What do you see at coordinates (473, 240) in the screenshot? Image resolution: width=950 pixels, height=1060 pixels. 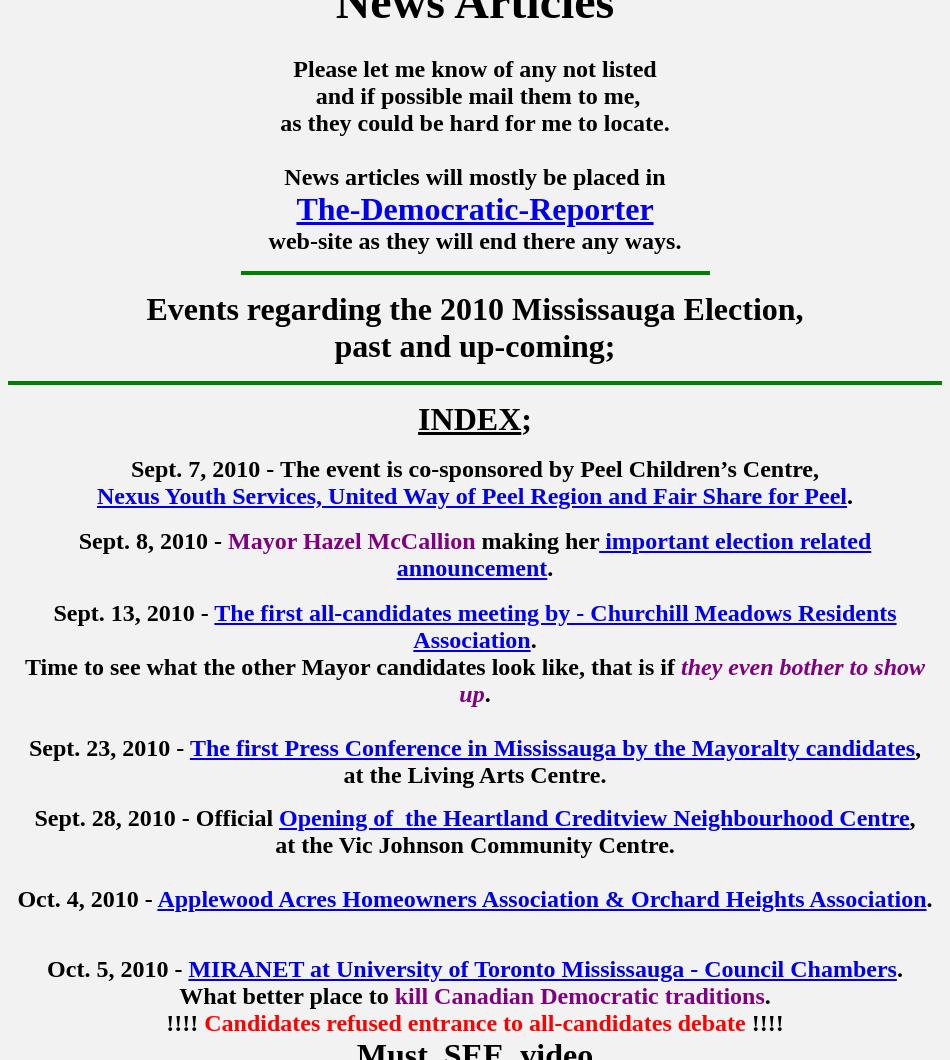 I see `'web-site as they will end there any ways.'` at bounding box center [473, 240].